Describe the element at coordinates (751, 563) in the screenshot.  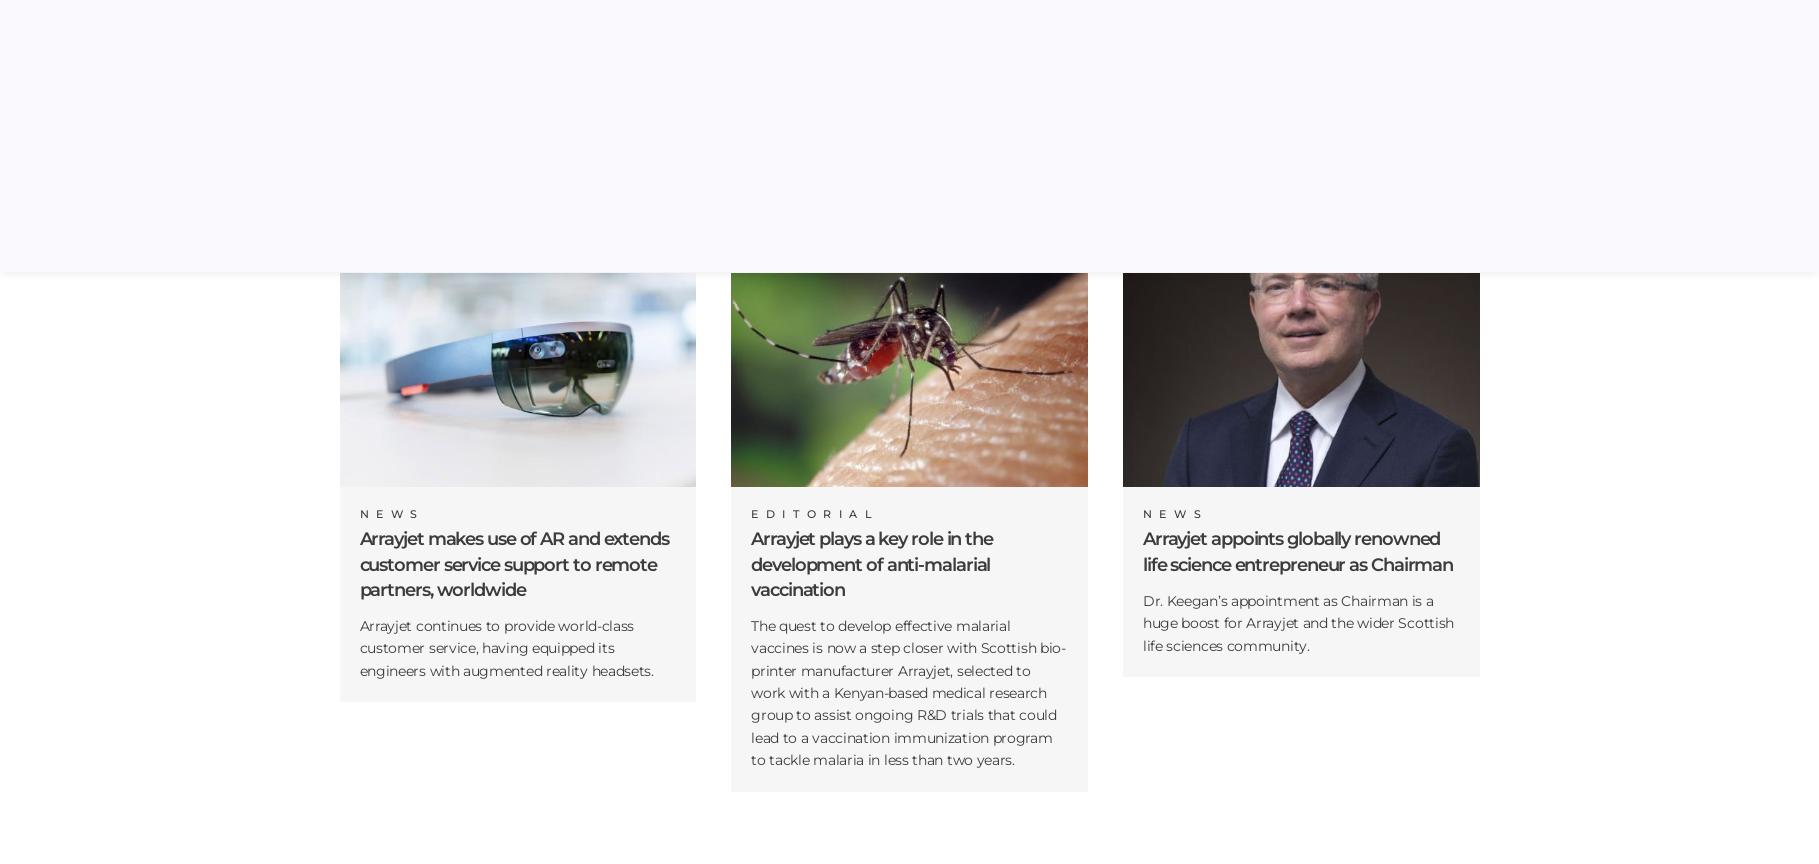
I see `'Arrayjet plays a key role in the development of anti-malarial vaccination'` at that location.